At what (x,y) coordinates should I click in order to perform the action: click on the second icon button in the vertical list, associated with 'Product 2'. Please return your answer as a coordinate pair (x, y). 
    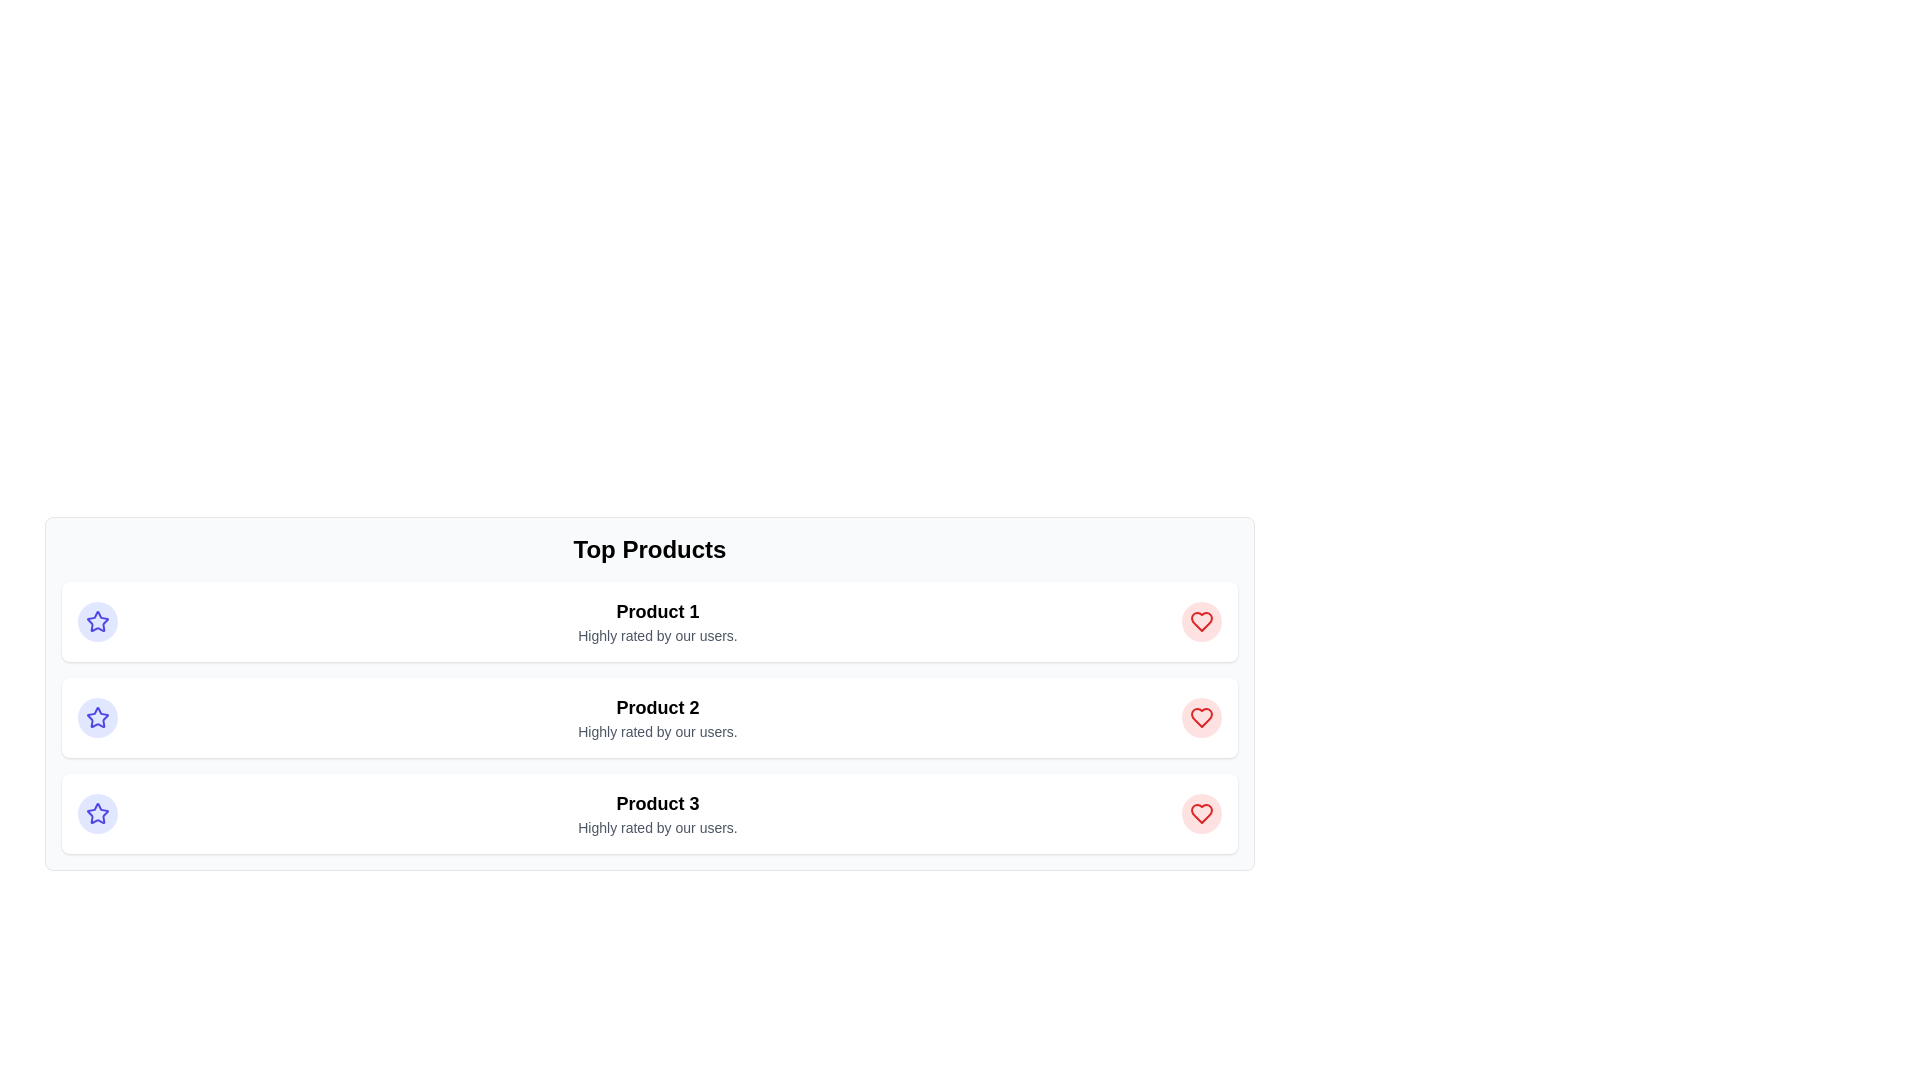
    Looking at the image, I should click on (1200, 716).